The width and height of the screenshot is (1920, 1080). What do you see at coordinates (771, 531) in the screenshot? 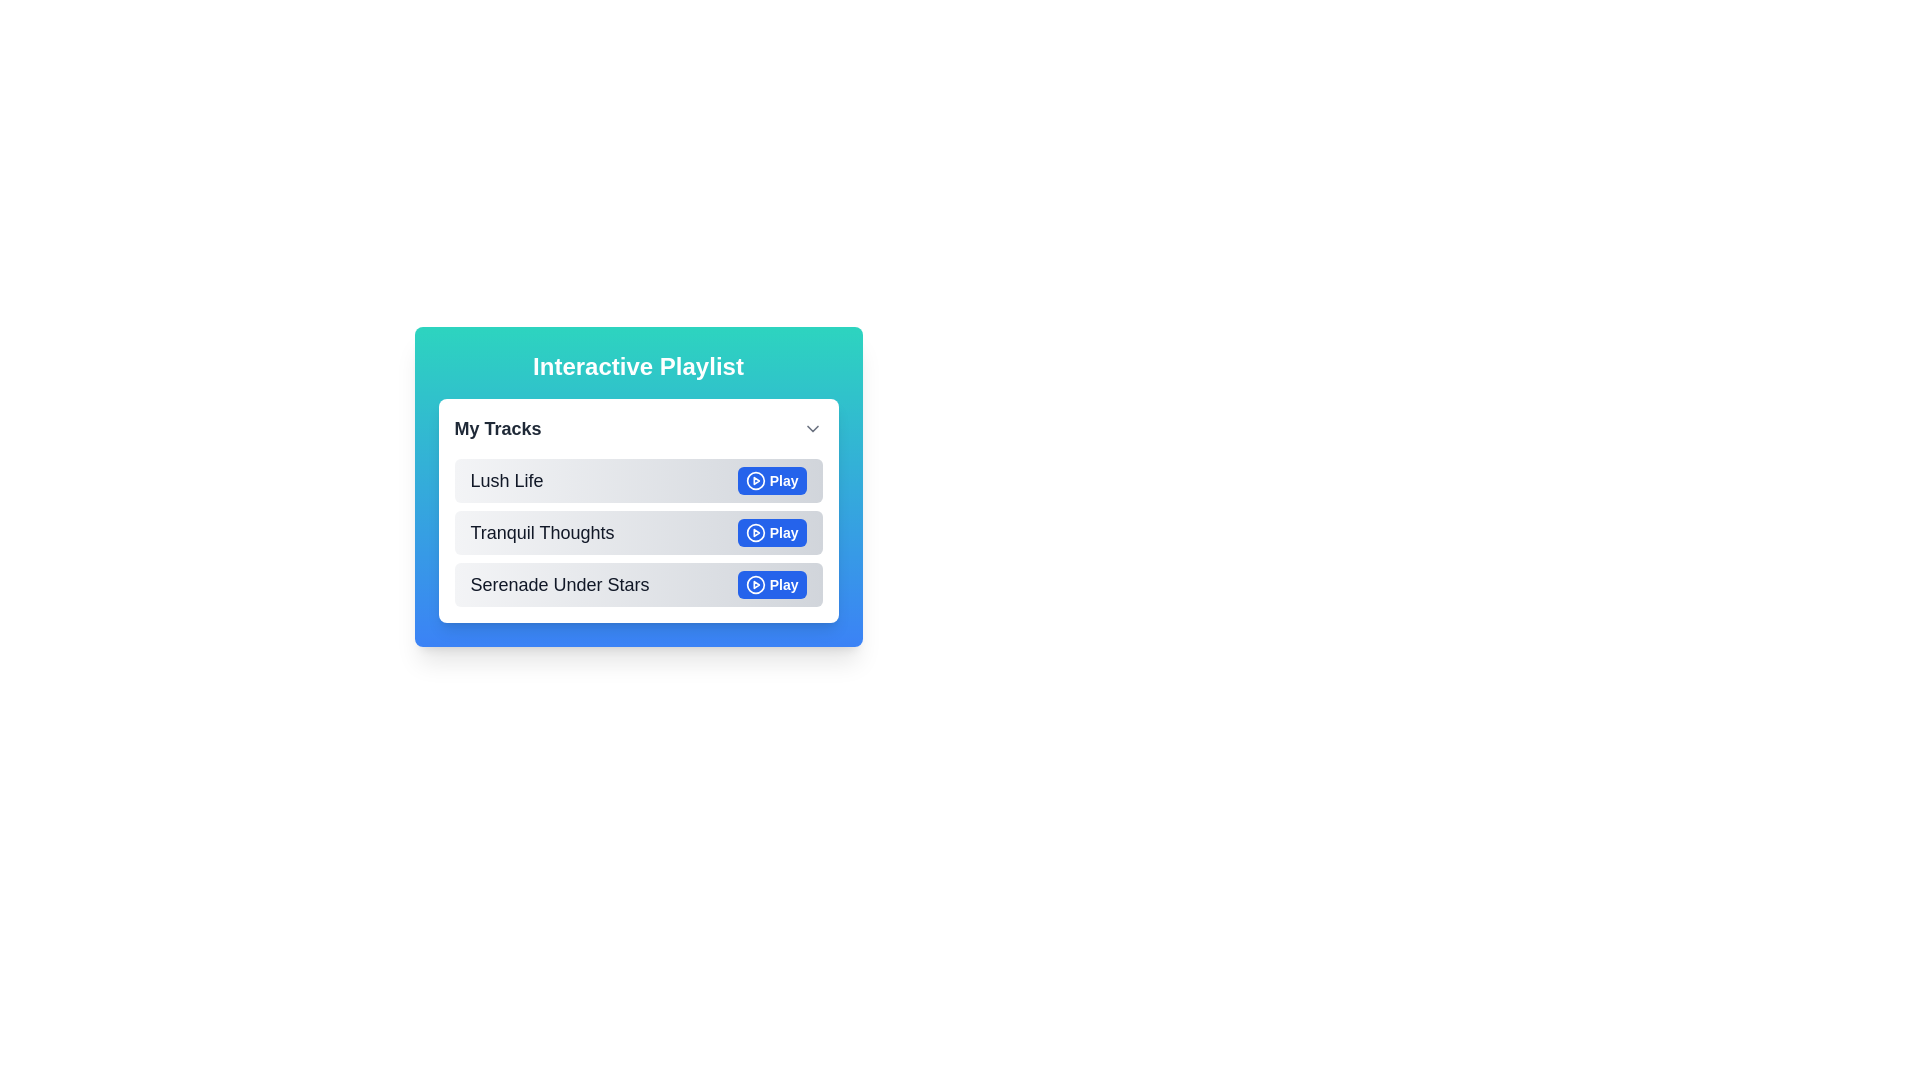
I see `the play button located to the far right of the row for the track 'Tranquil Thoughts' in the playlist` at bounding box center [771, 531].